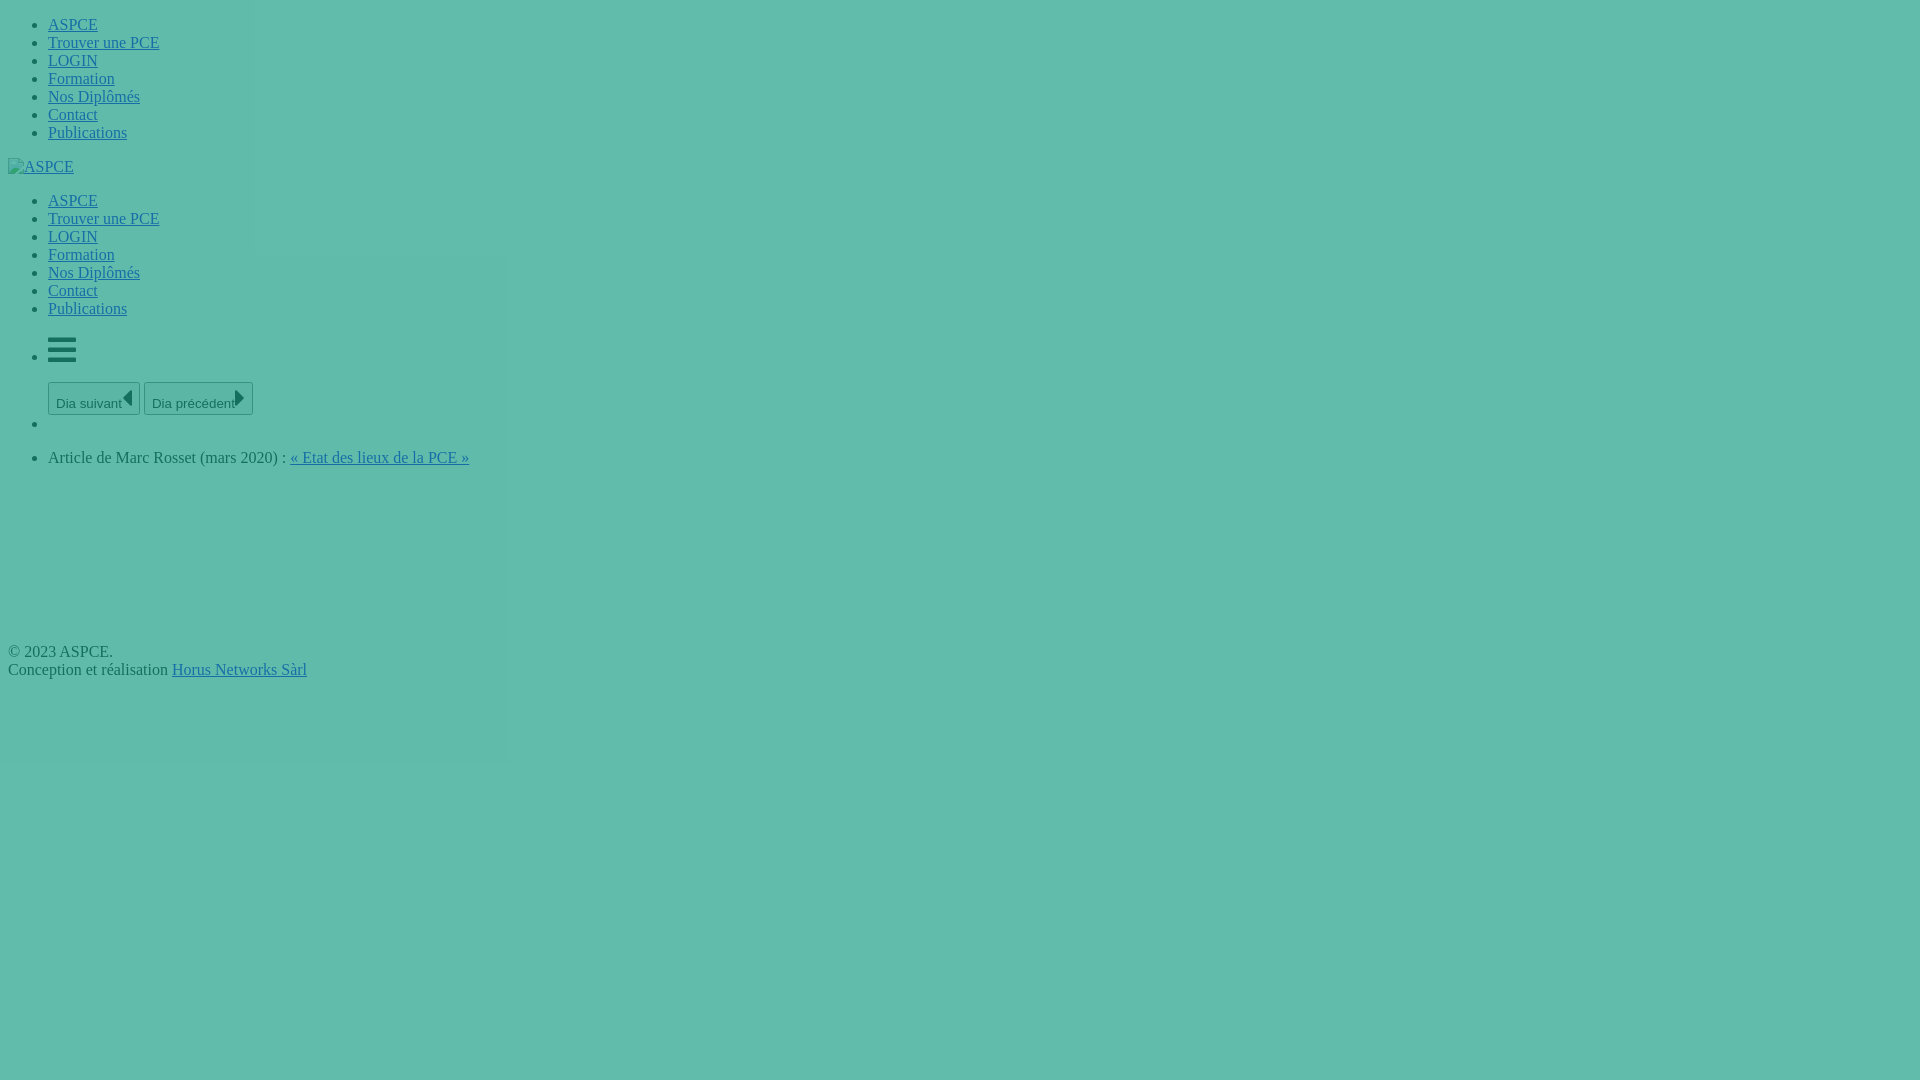 This screenshot has width=1920, height=1080. Describe the element at coordinates (86, 308) in the screenshot. I see `'Publications'` at that location.